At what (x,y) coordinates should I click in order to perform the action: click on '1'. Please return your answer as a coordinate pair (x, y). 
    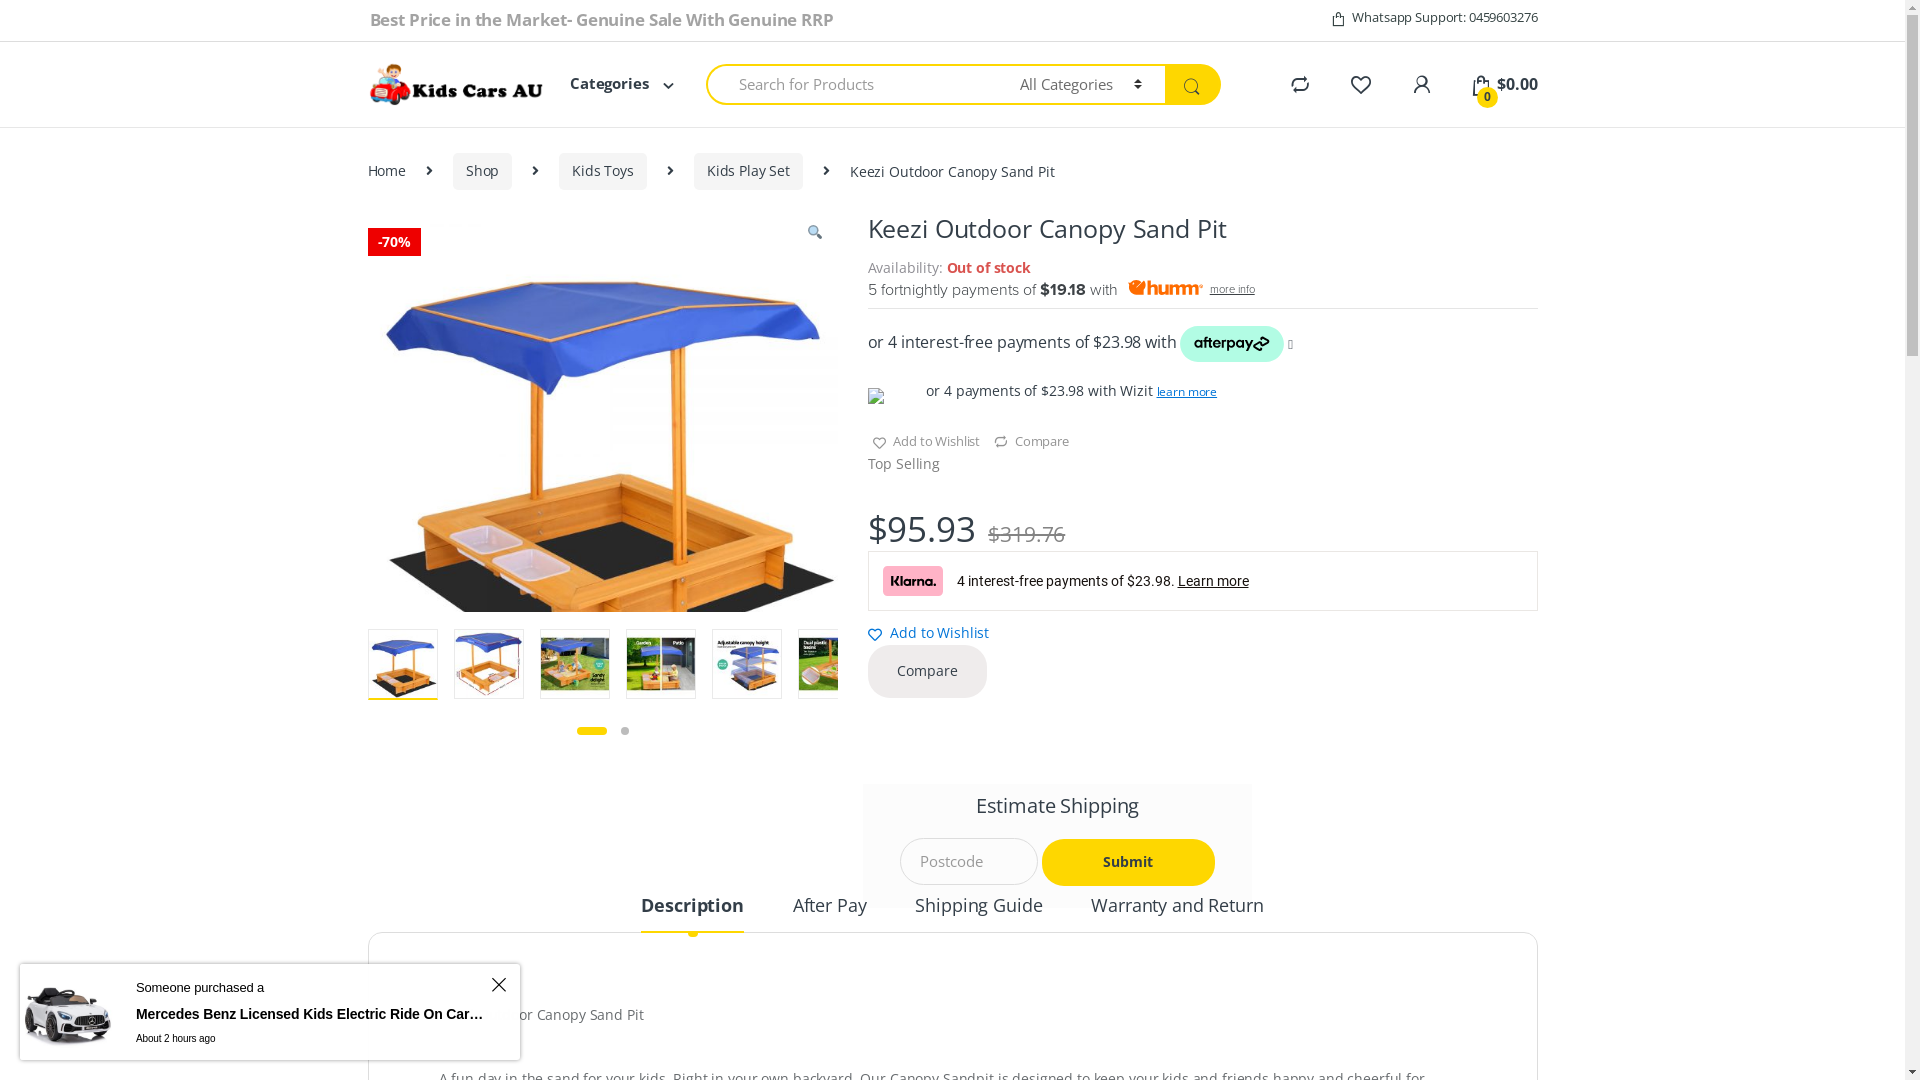
    Looking at the image, I should click on (589, 731).